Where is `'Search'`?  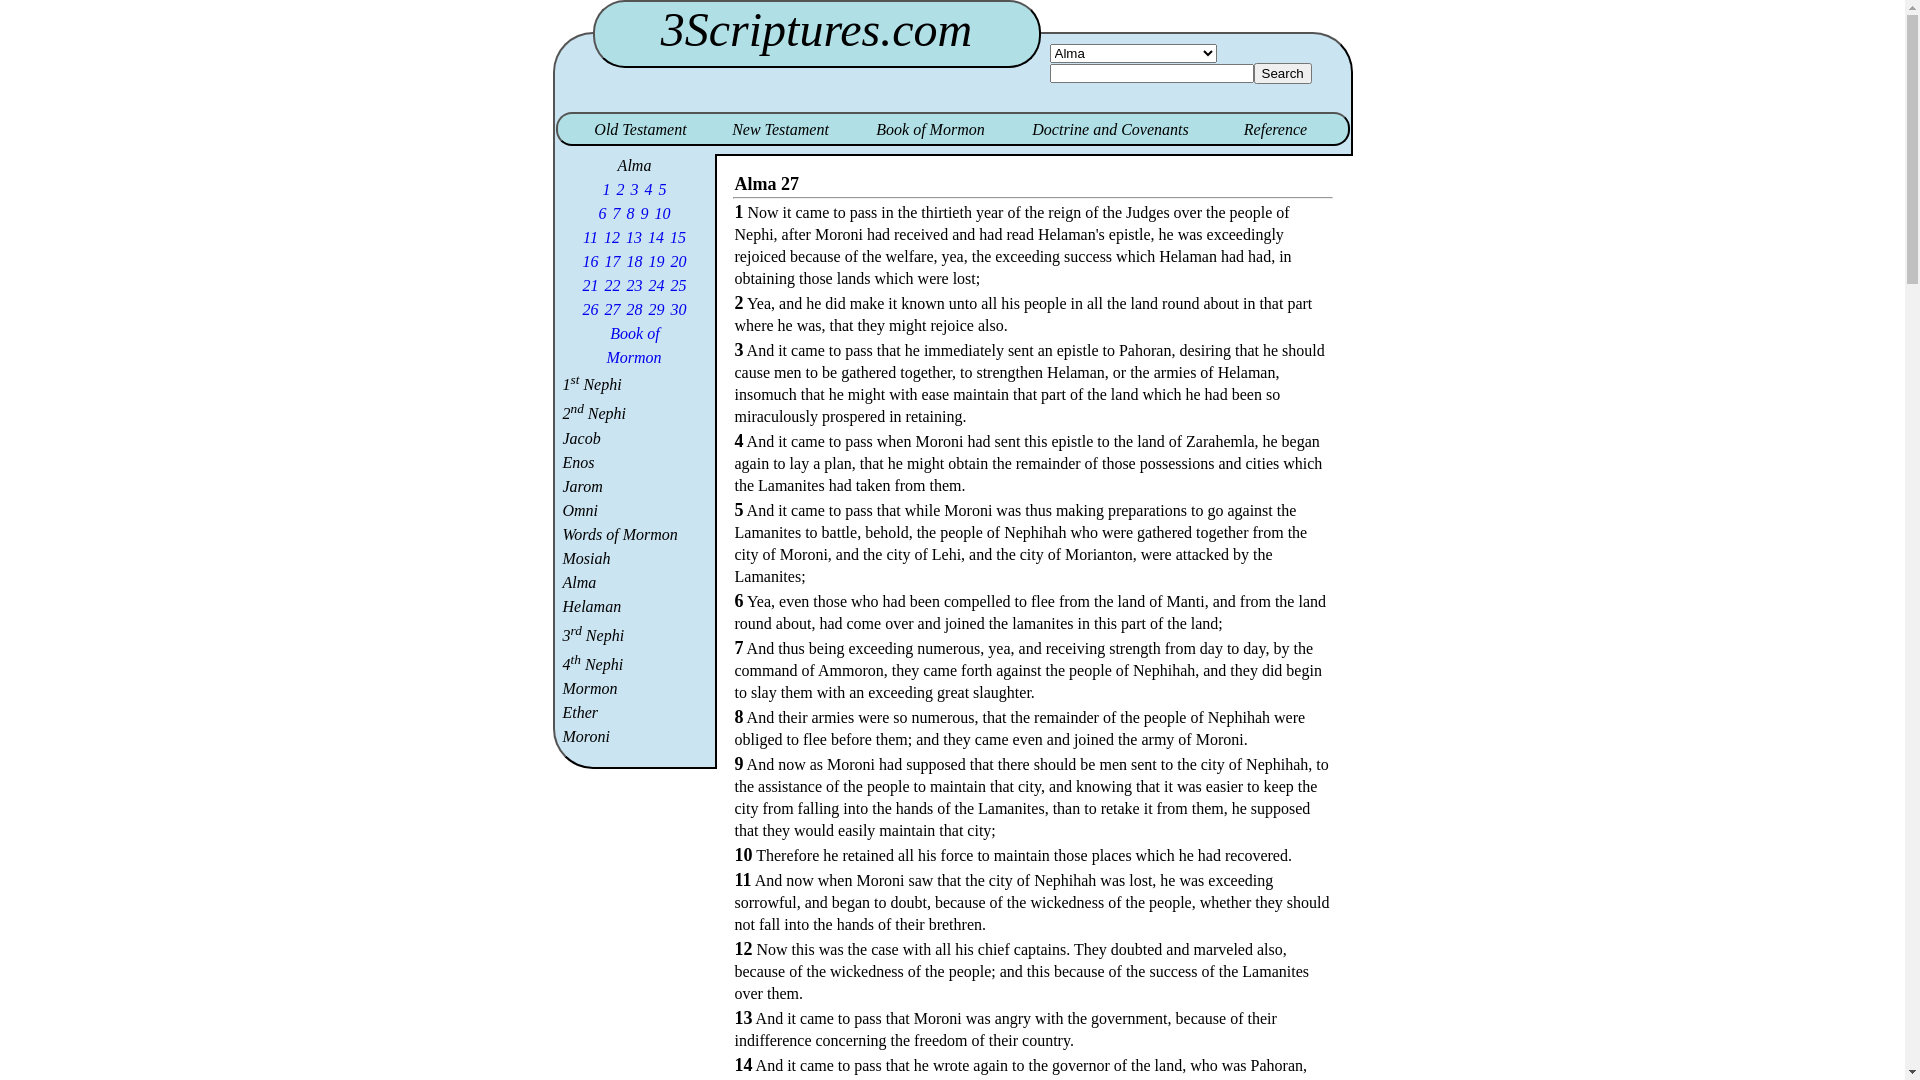
'Search' is located at coordinates (1282, 72).